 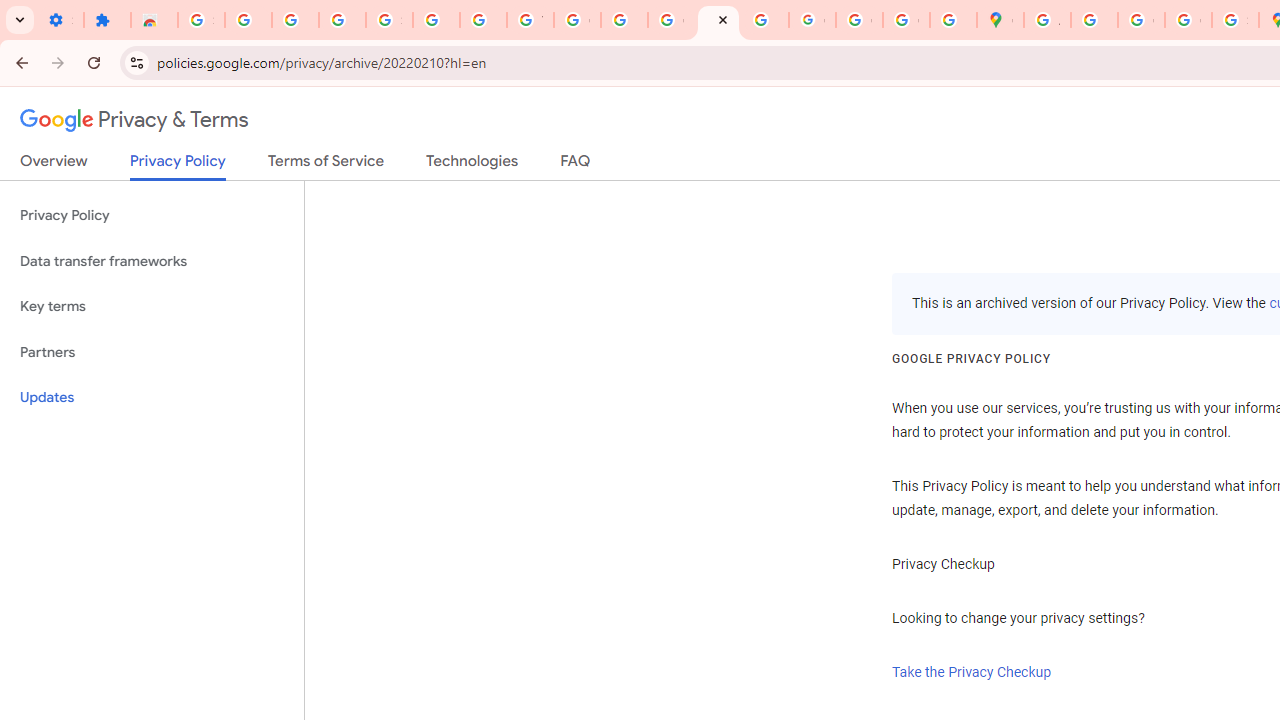 I want to click on 'Technologies', so click(x=471, y=164).